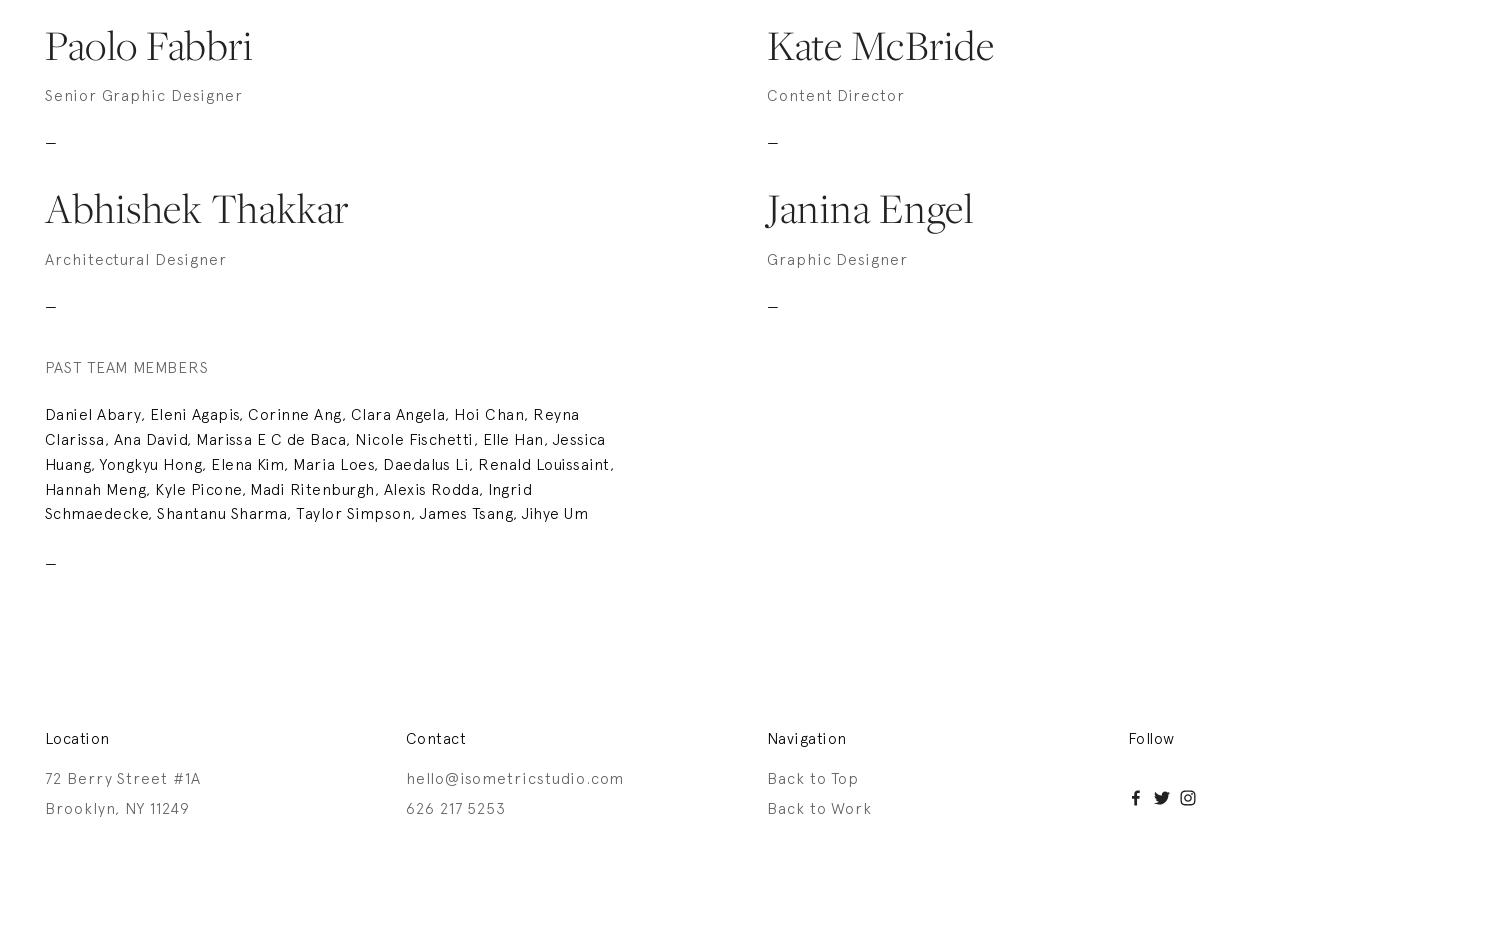 The width and height of the screenshot is (1500, 949). What do you see at coordinates (834, 94) in the screenshot?
I see `'Content Director'` at bounding box center [834, 94].